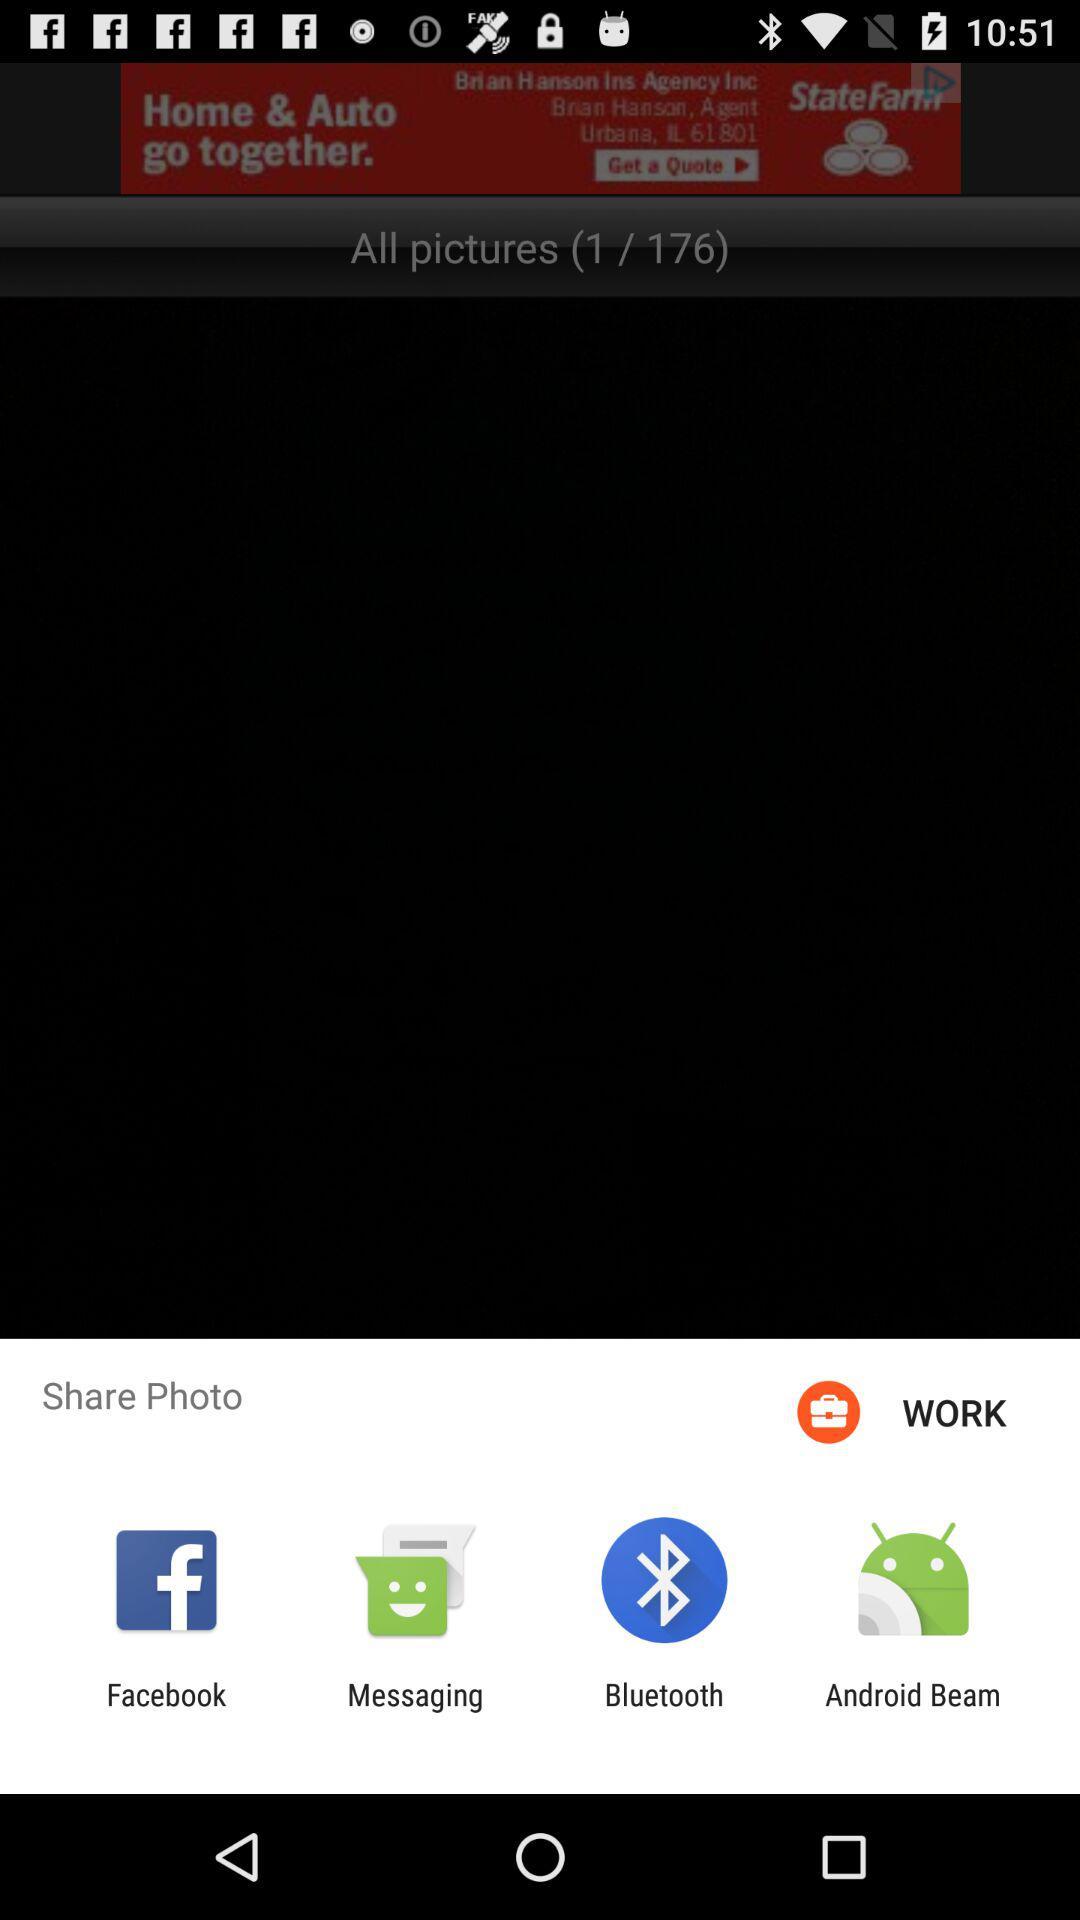 This screenshot has height=1920, width=1080. I want to click on the item next to the messaging item, so click(165, 1711).